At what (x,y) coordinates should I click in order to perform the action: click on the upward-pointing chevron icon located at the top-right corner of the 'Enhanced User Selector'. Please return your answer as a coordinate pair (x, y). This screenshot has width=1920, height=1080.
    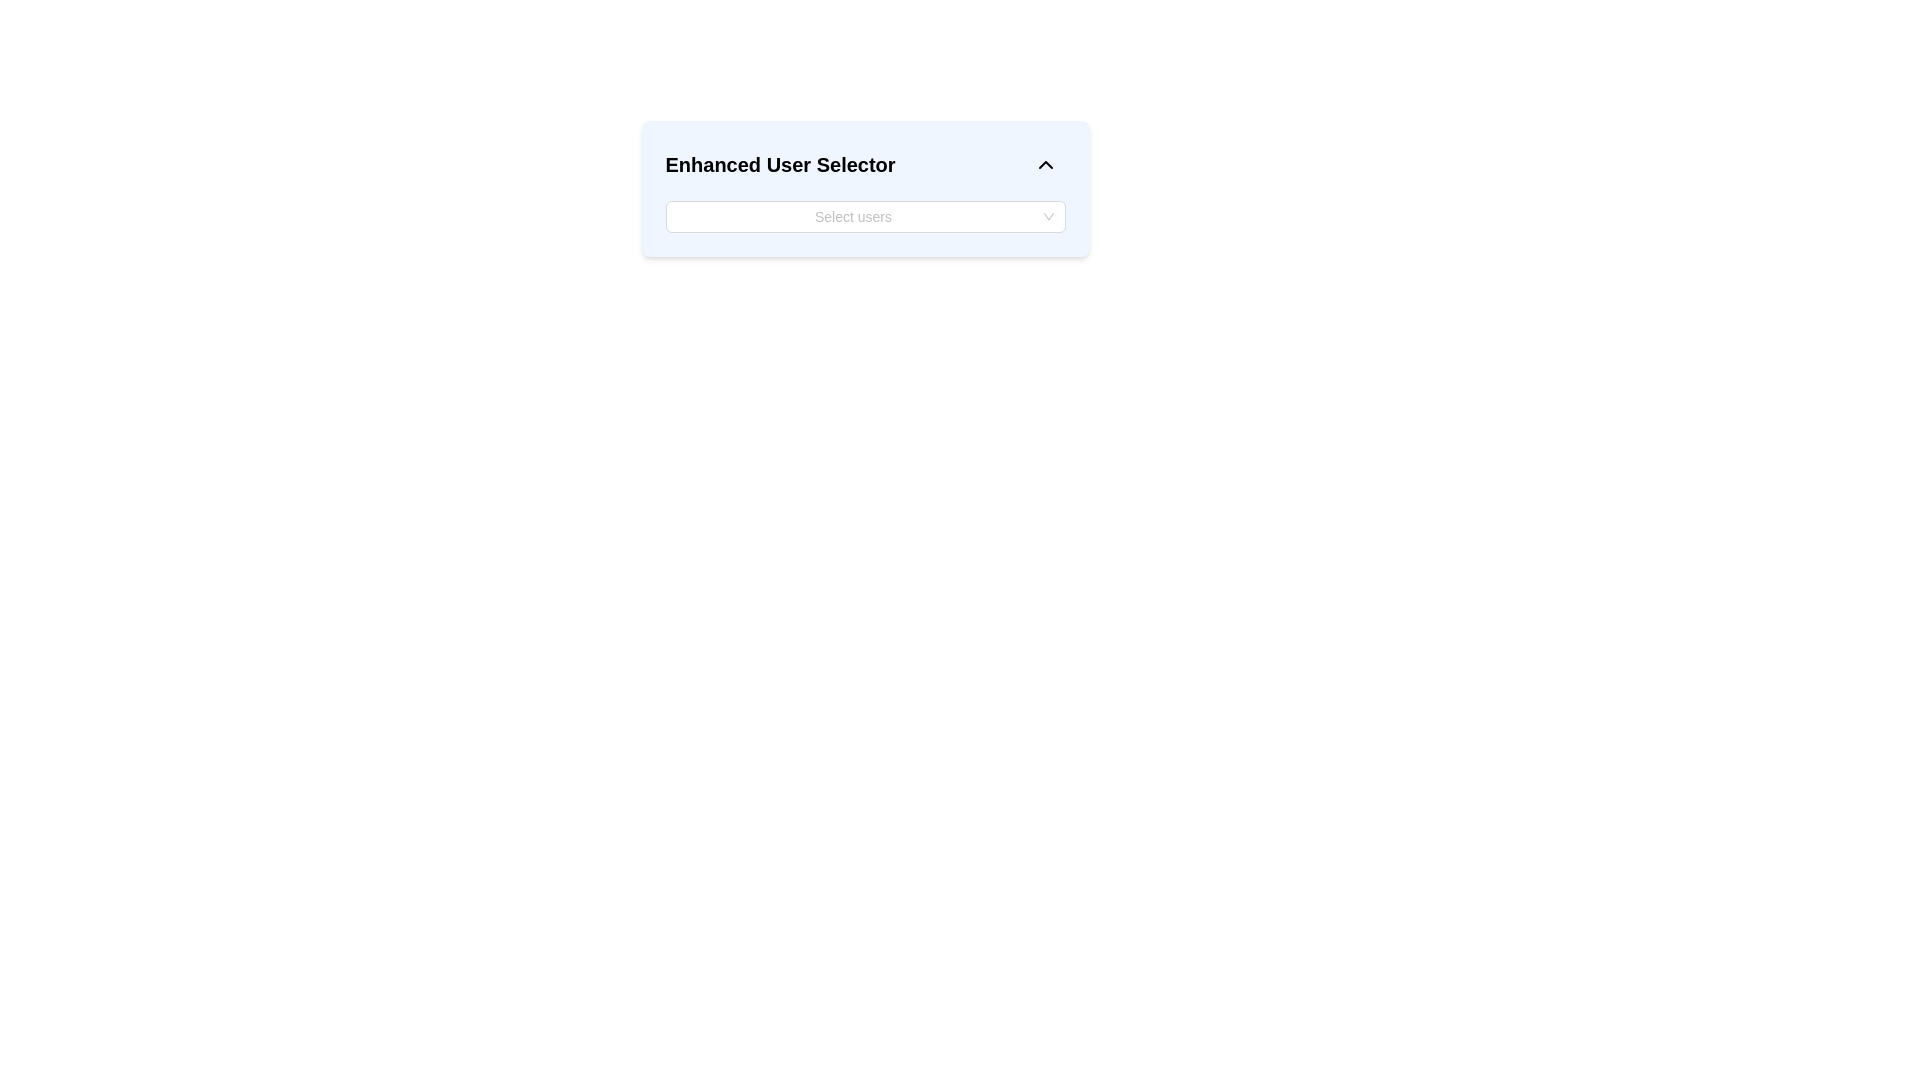
    Looking at the image, I should click on (1044, 164).